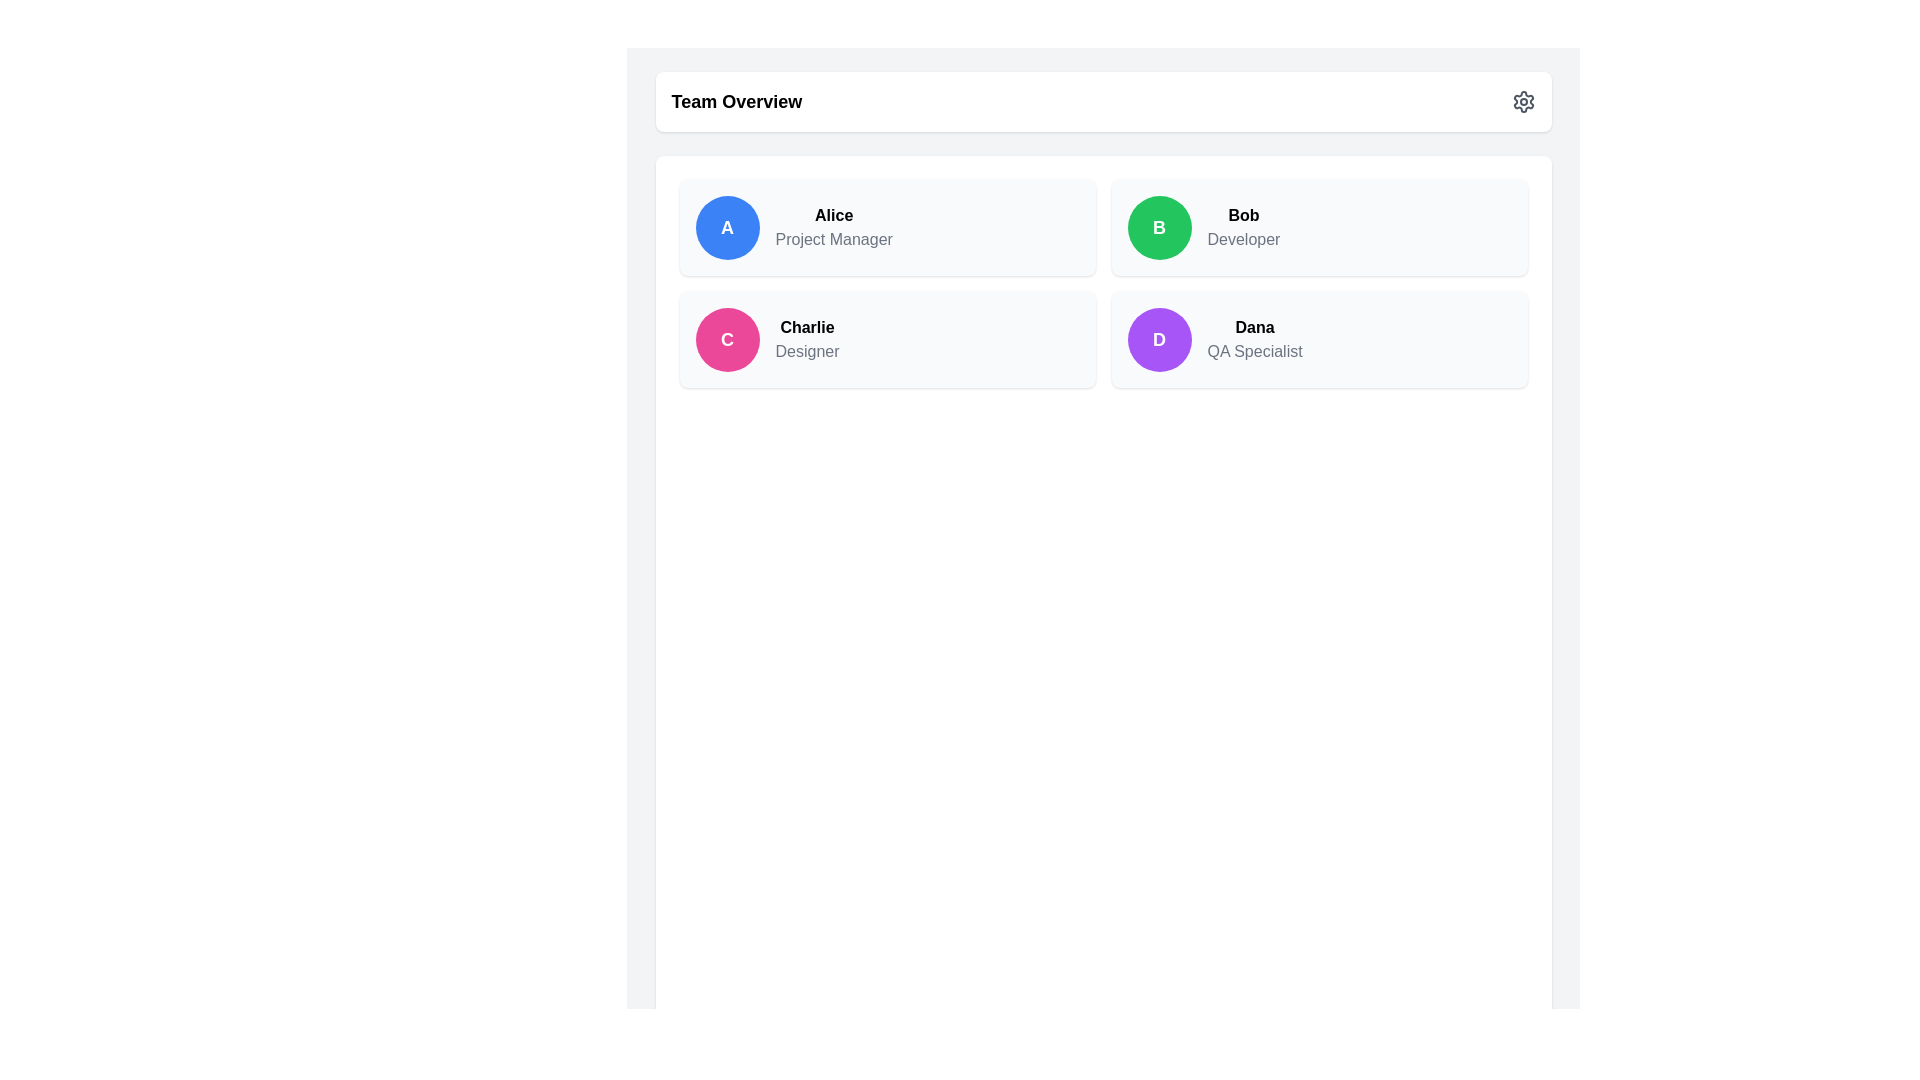 The height and width of the screenshot is (1080, 1920). What do you see at coordinates (1159, 226) in the screenshot?
I see `the user identifier badge located at the top-right corner next to 'Bob Developer'` at bounding box center [1159, 226].